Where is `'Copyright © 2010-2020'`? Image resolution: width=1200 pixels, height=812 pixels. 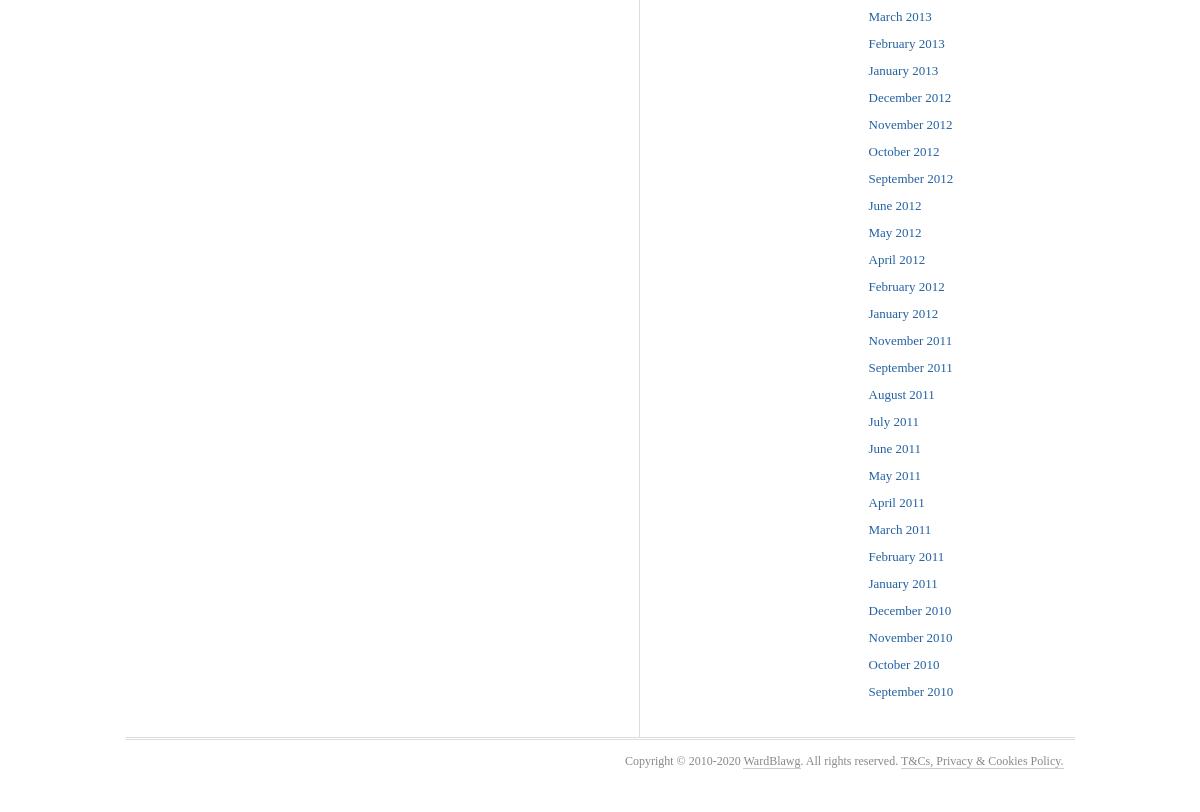
'Copyright © 2010-2020' is located at coordinates (683, 760).